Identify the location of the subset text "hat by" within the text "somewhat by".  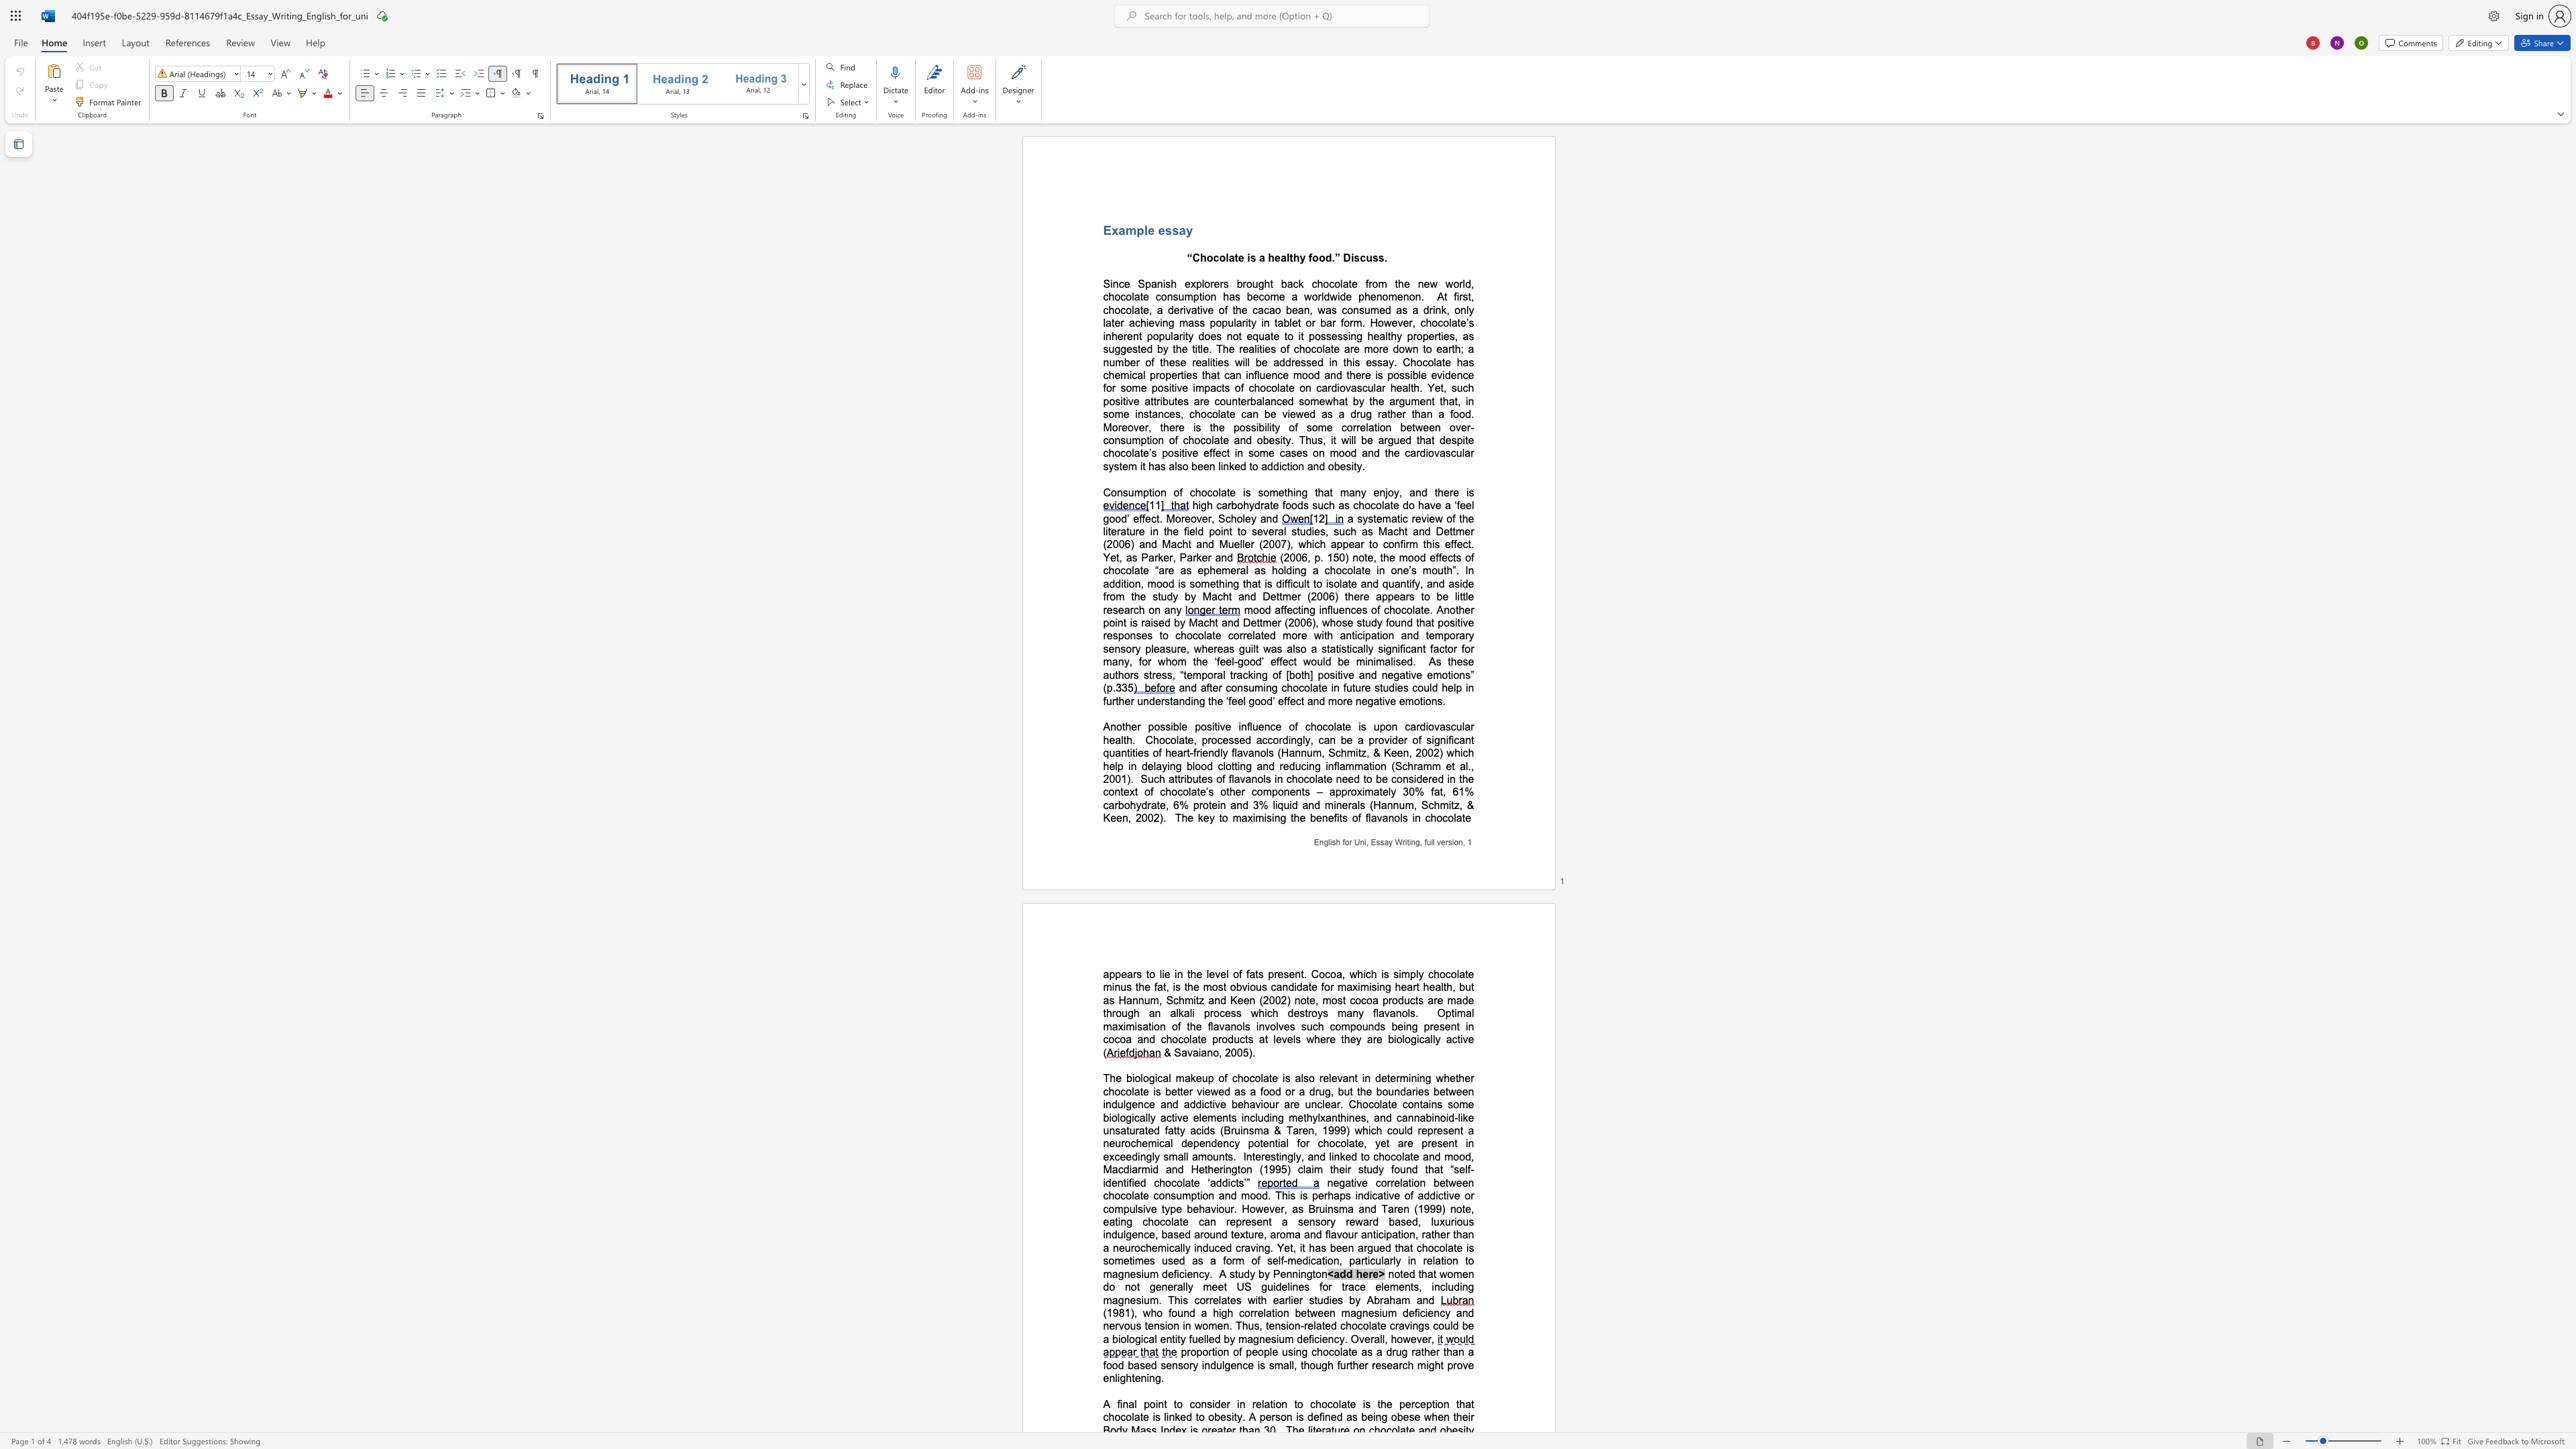
(1332, 400).